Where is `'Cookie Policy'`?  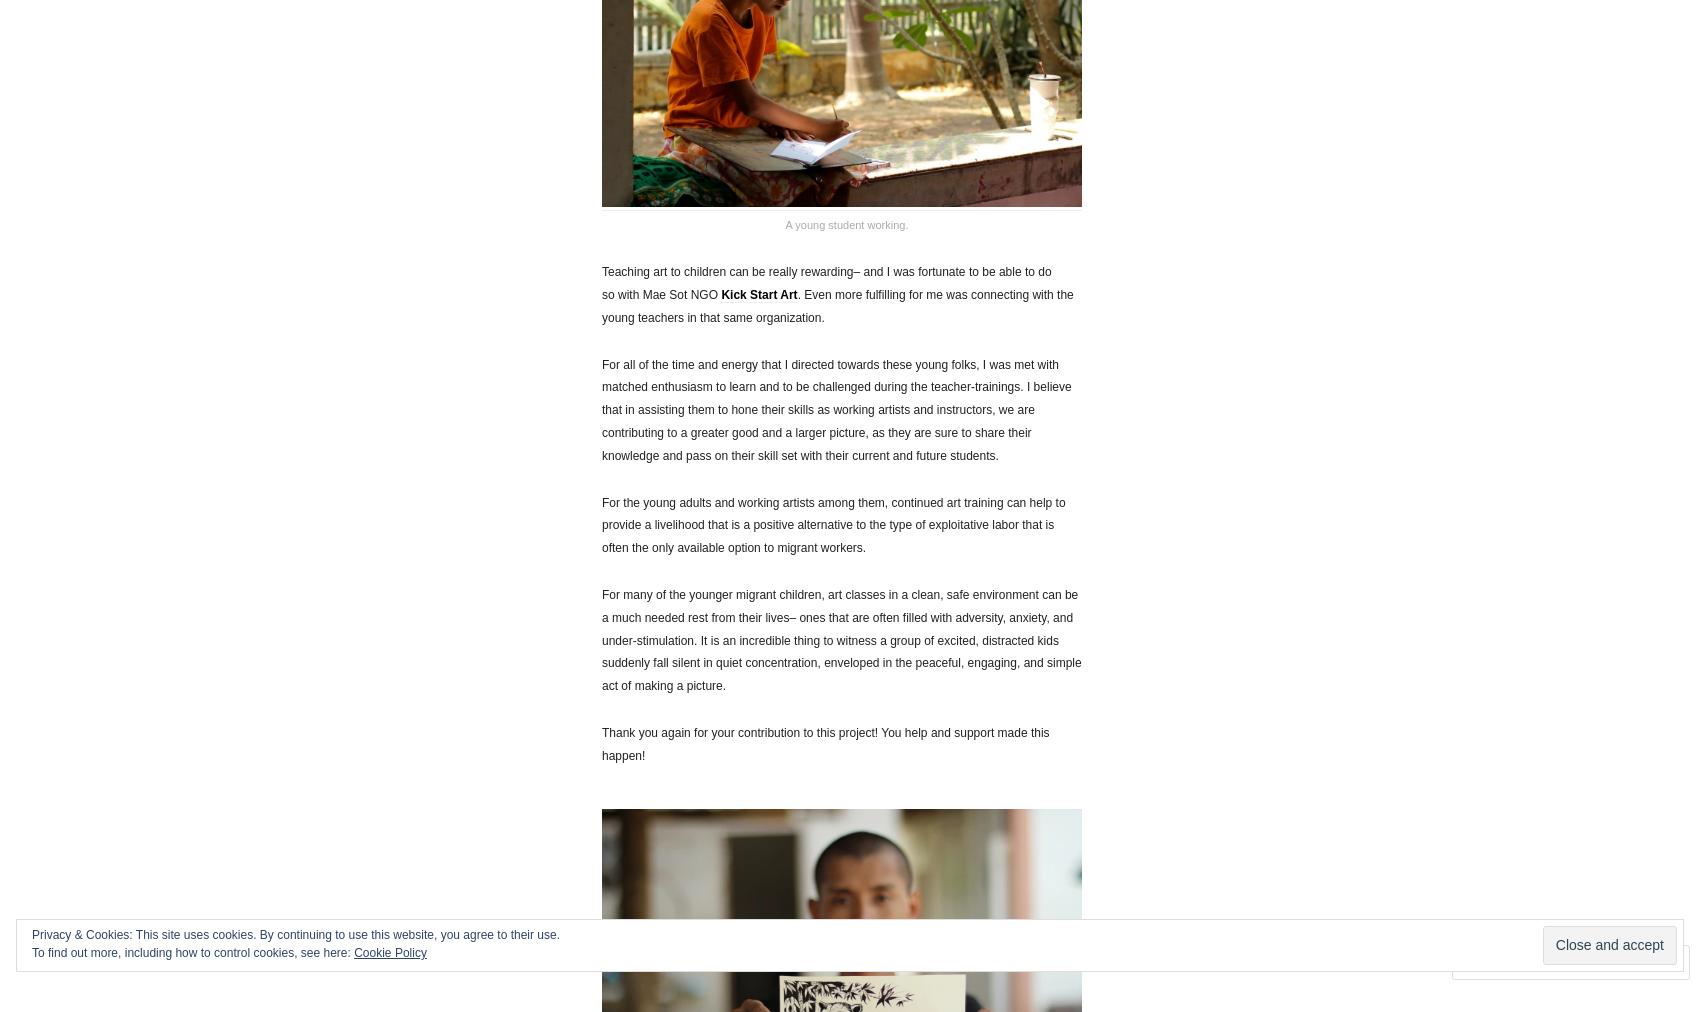 'Cookie Policy' is located at coordinates (388, 953).